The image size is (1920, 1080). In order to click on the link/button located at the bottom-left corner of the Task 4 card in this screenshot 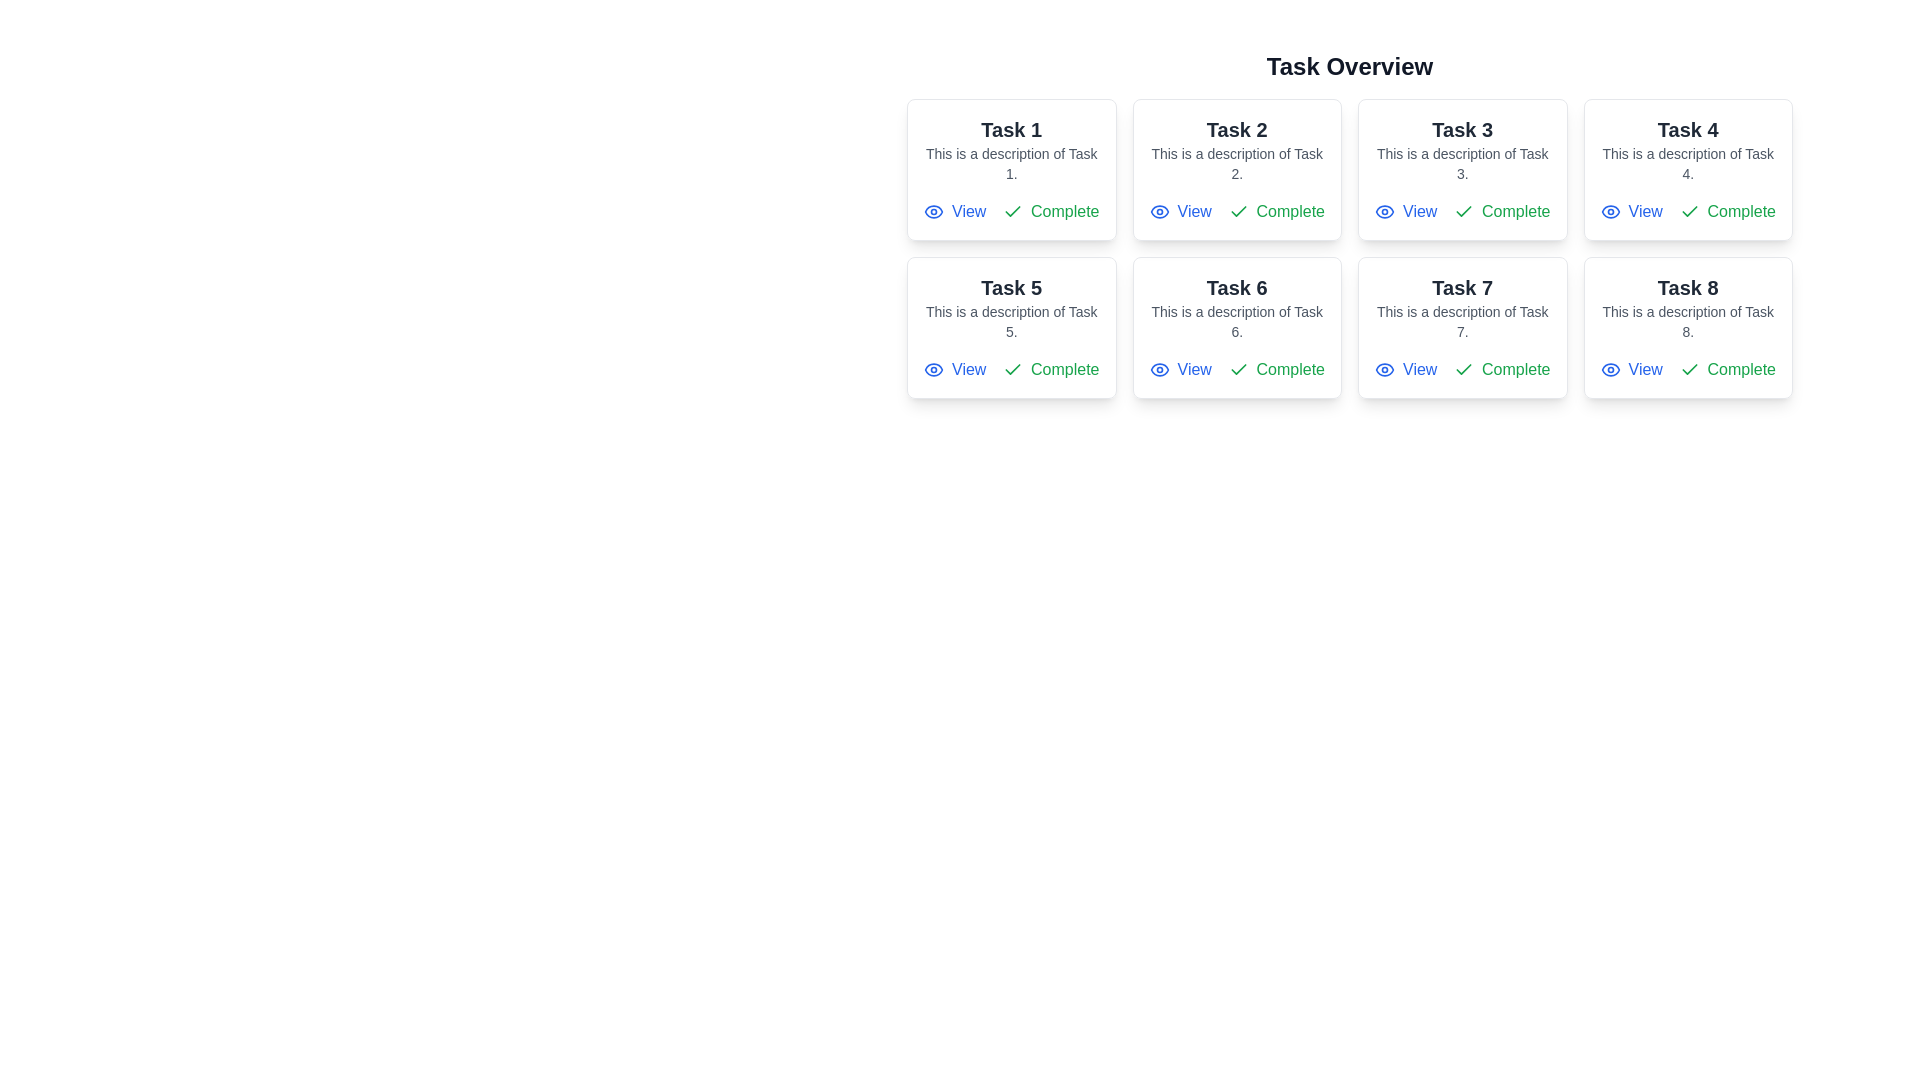, I will do `click(1631, 212)`.